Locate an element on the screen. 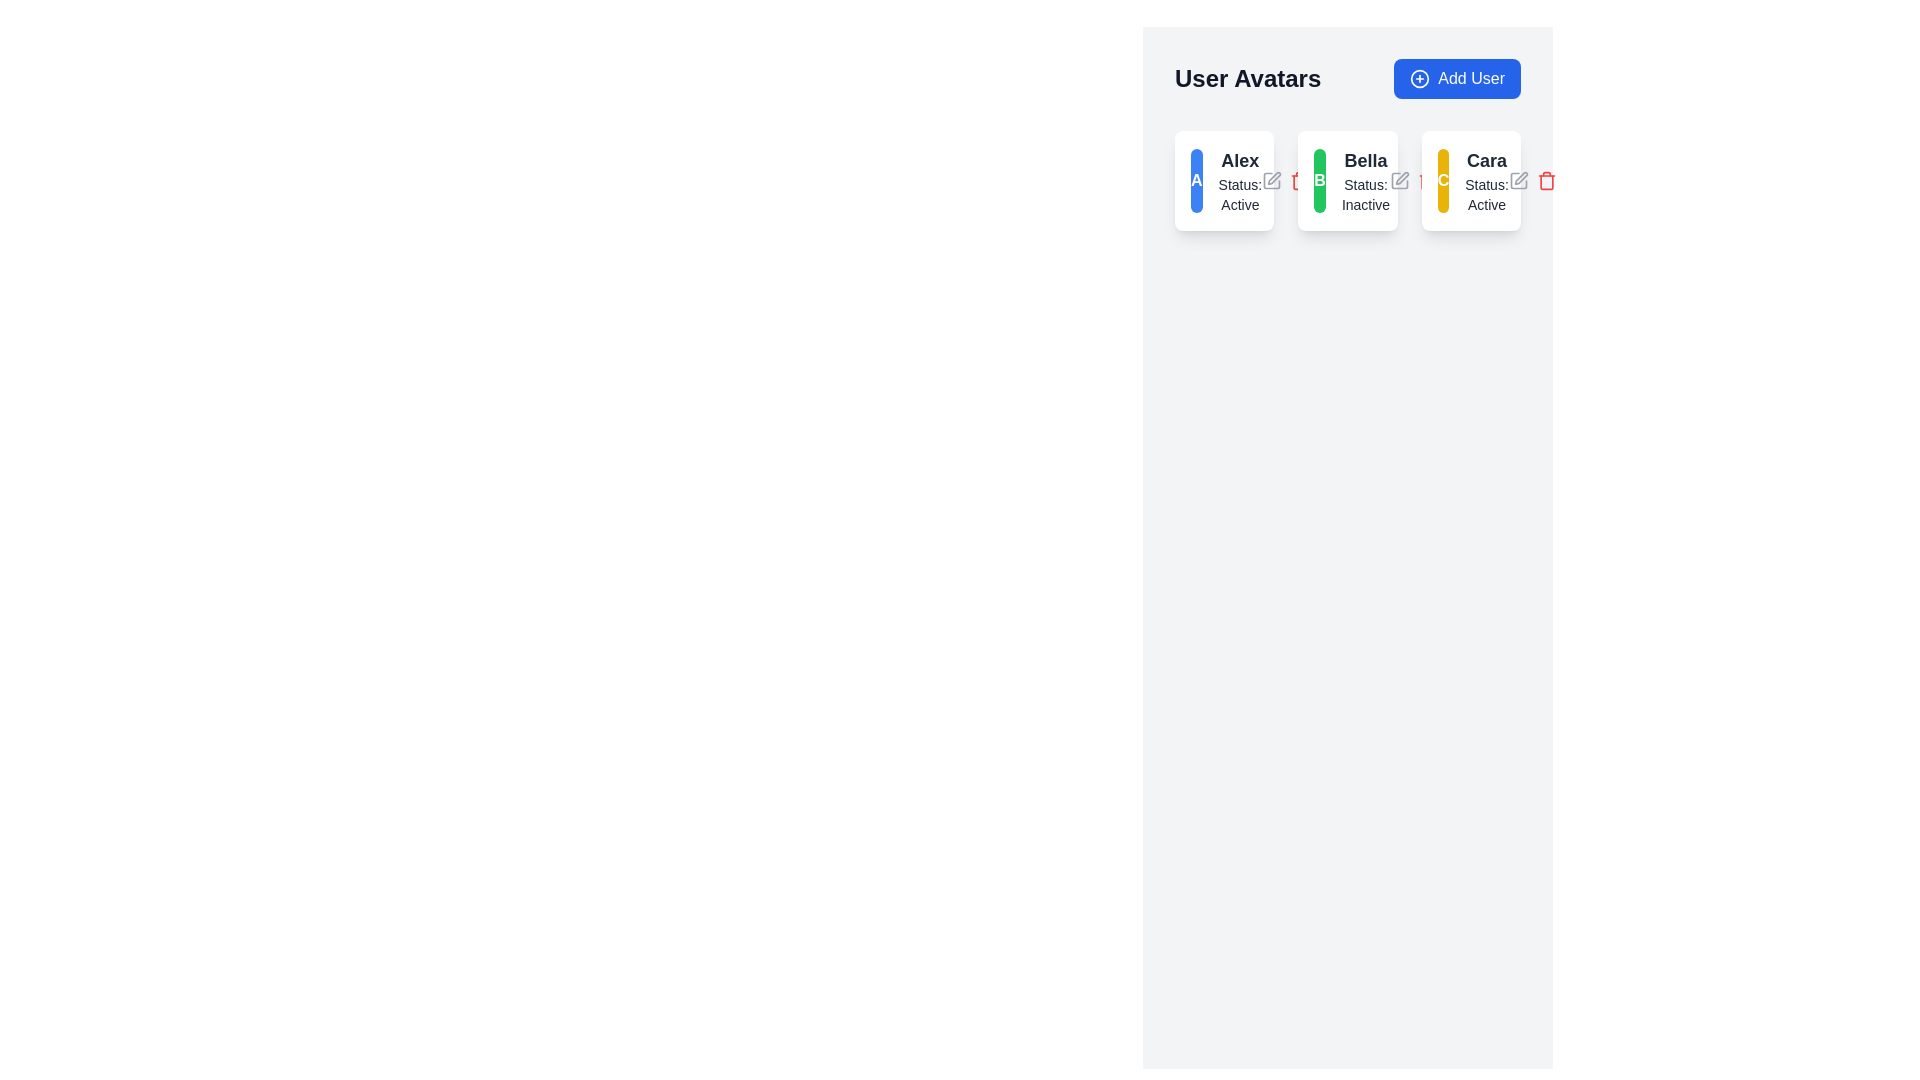 This screenshot has width=1920, height=1080. the static text label indicating the username 'Bella', which is positioned above the text 'Status: Inactive' in the second card of a horizontal grid layout is located at coordinates (1365, 160).